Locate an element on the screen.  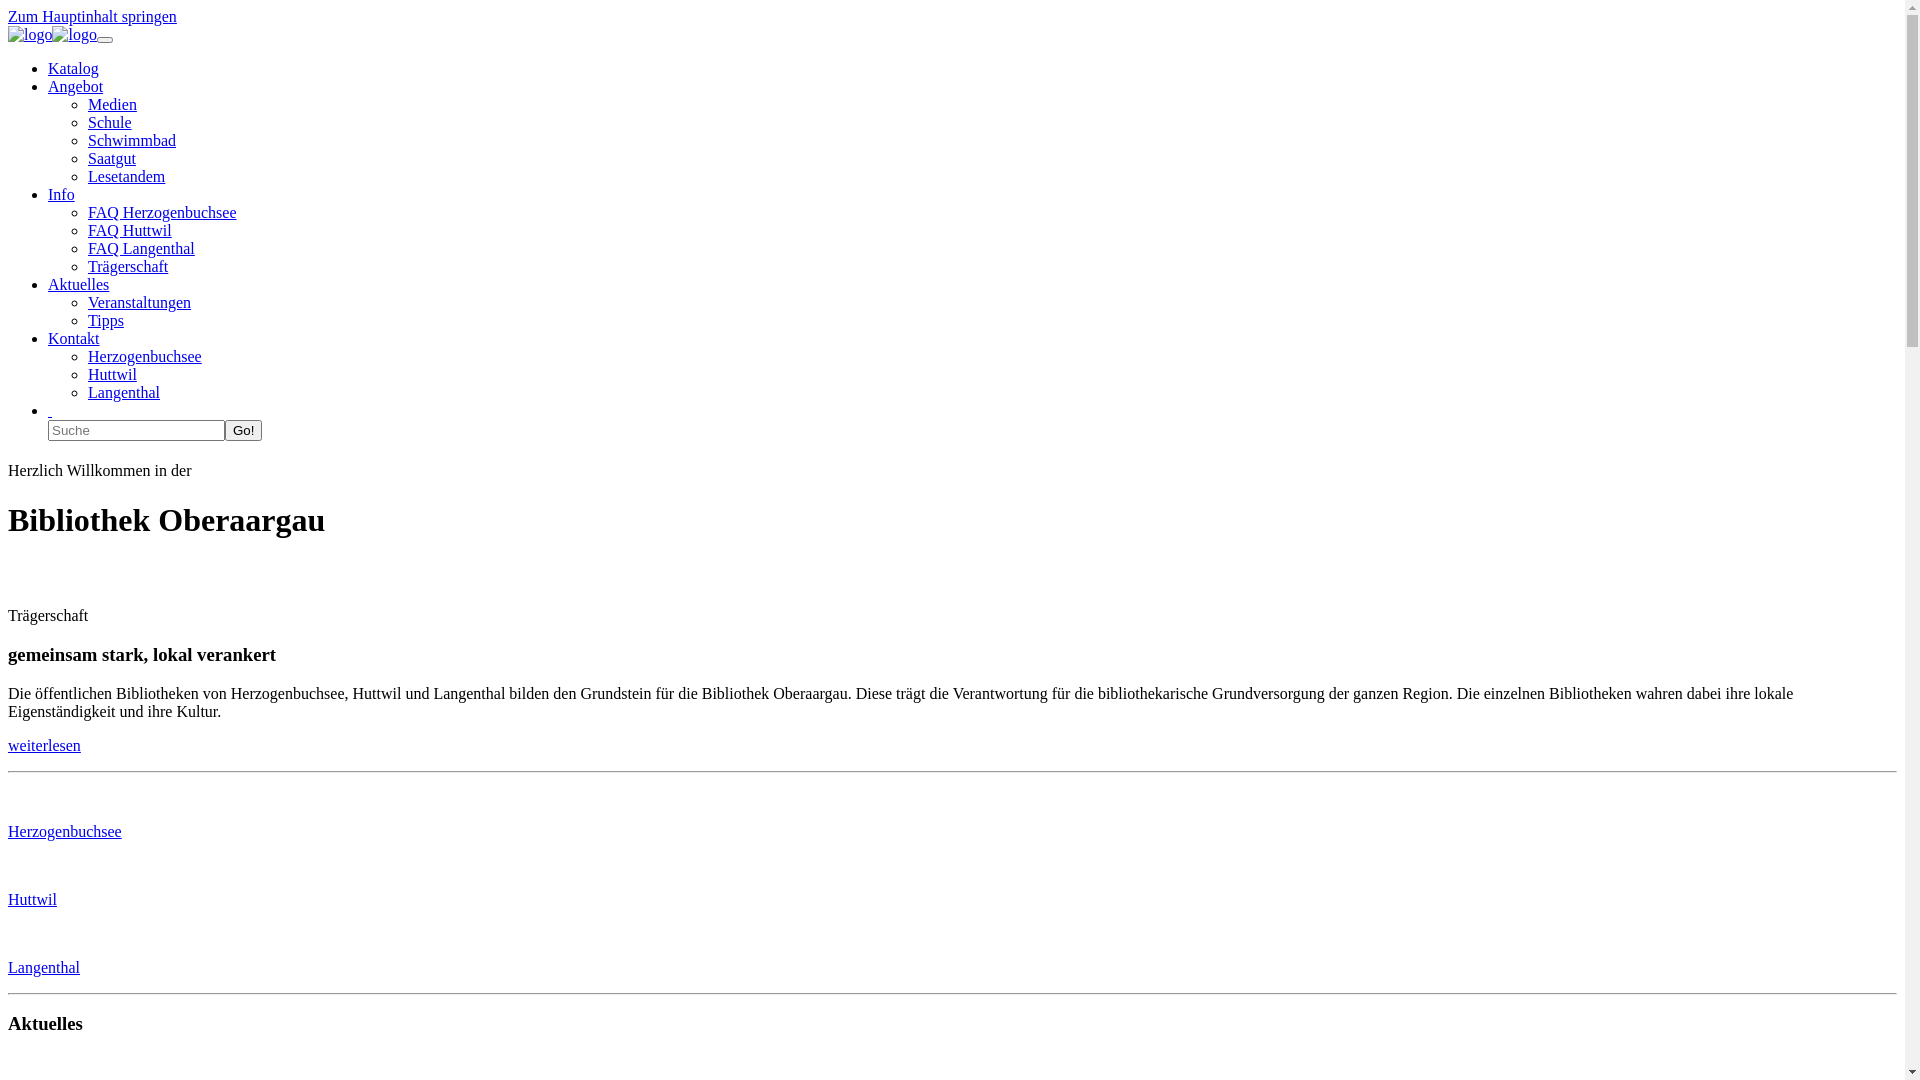
'FAQ Langenthal' is located at coordinates (140, 247).